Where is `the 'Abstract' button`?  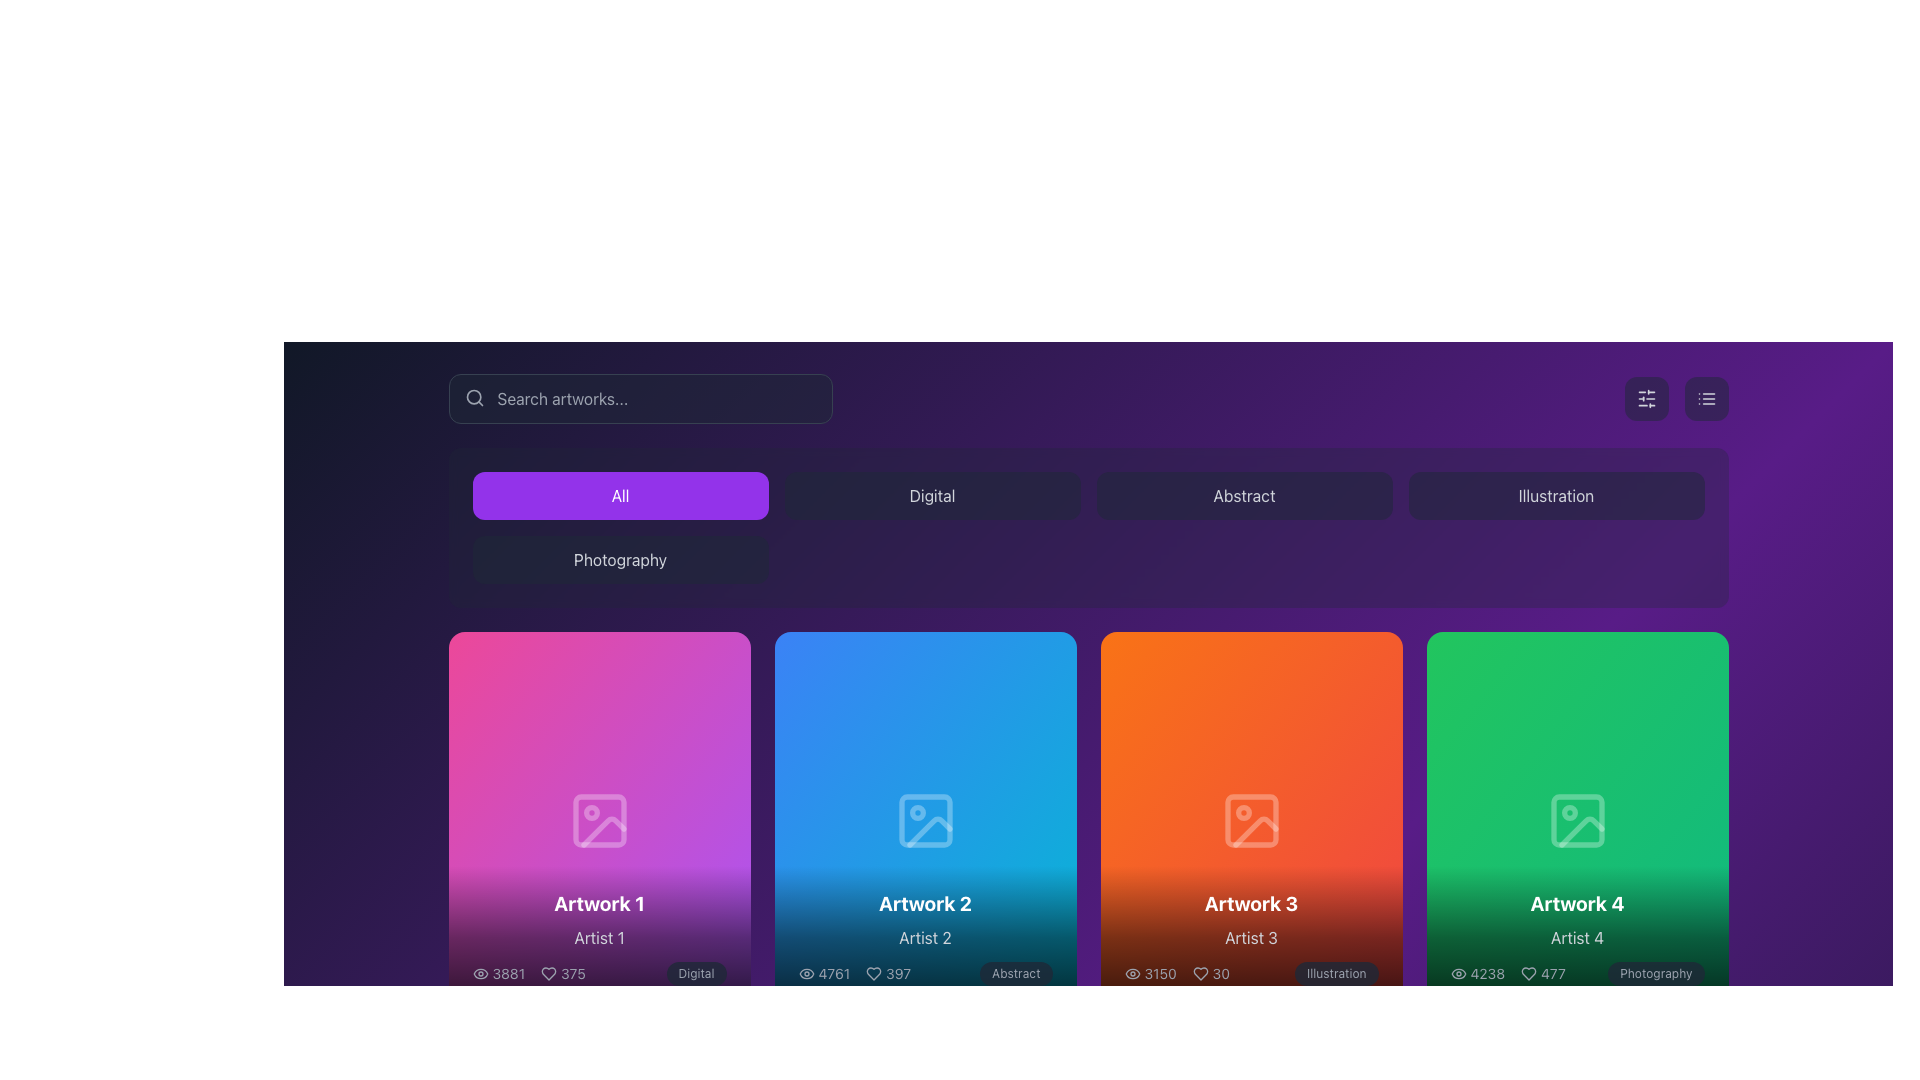 the 'Abstract' button is located at coordinates (1243, 495).